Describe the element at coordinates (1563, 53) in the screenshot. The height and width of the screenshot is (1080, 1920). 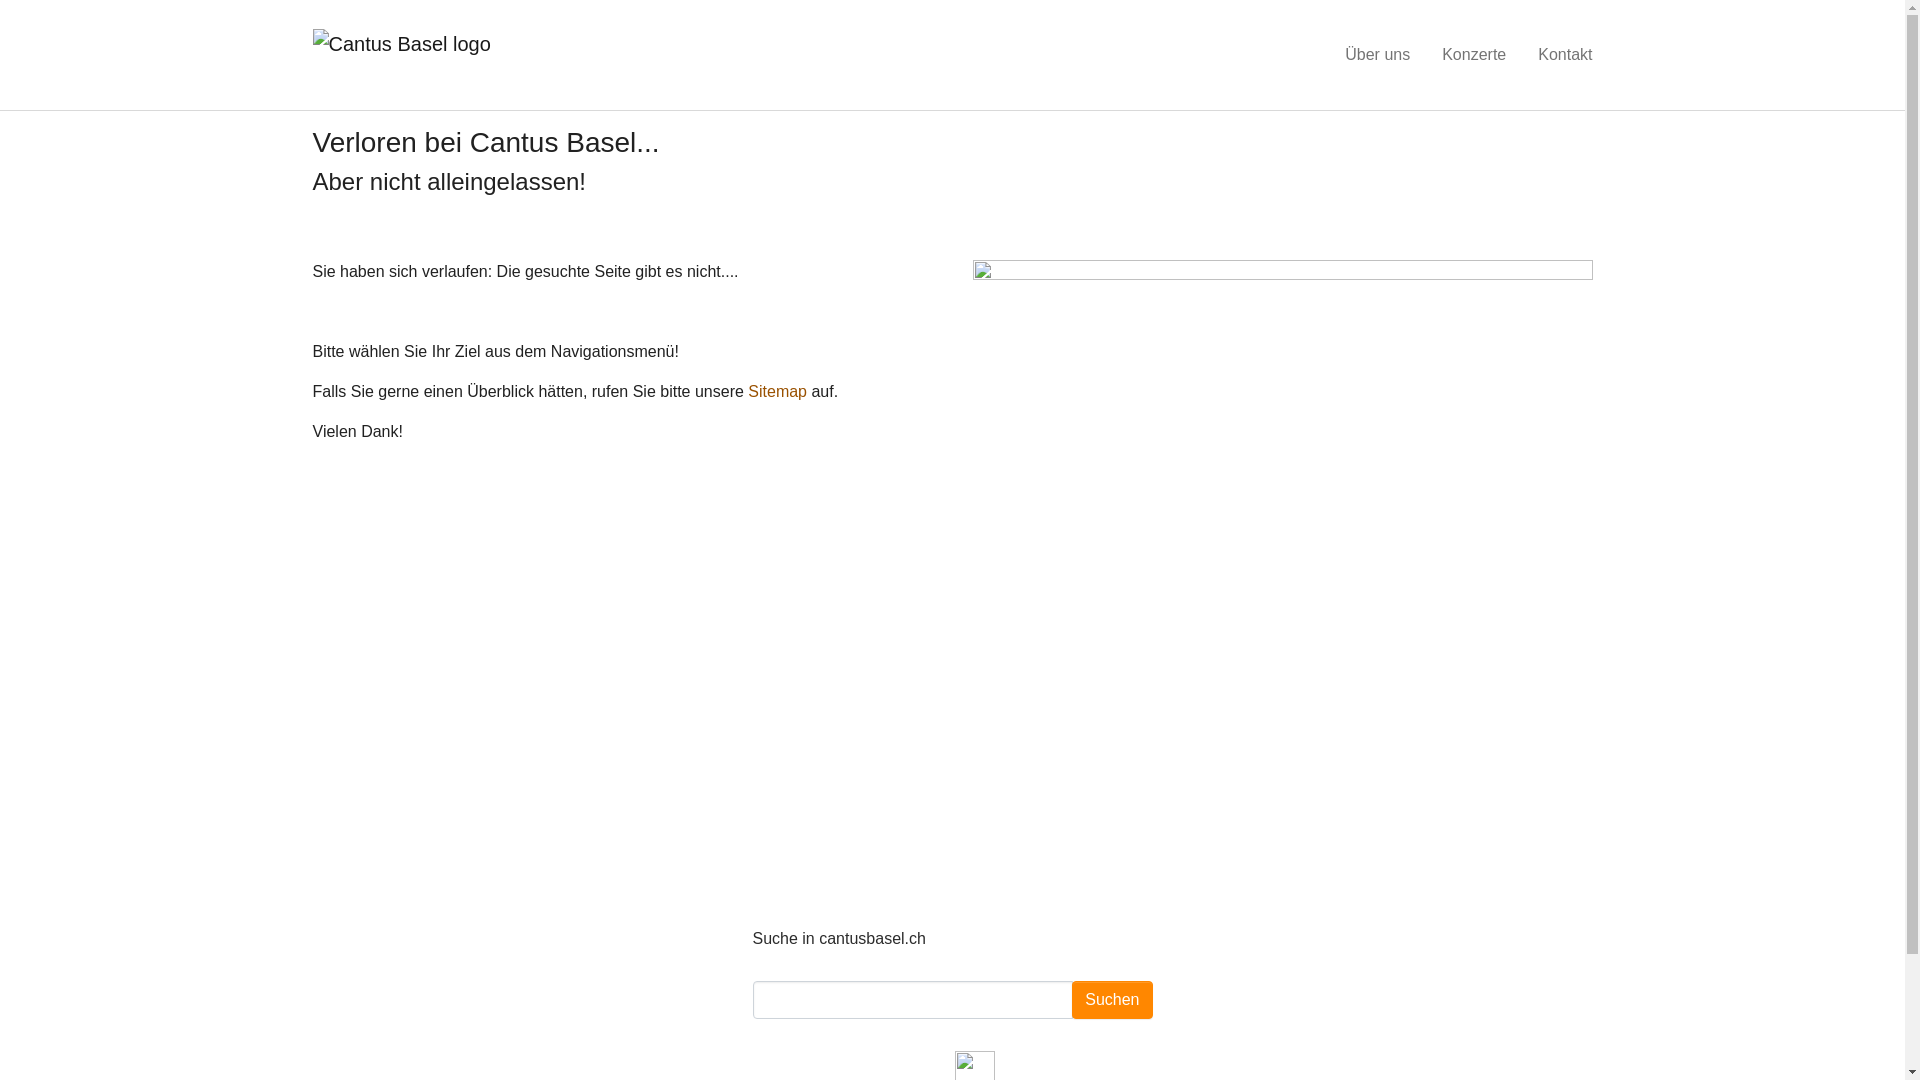
I see `'Kontakt'` at that location.